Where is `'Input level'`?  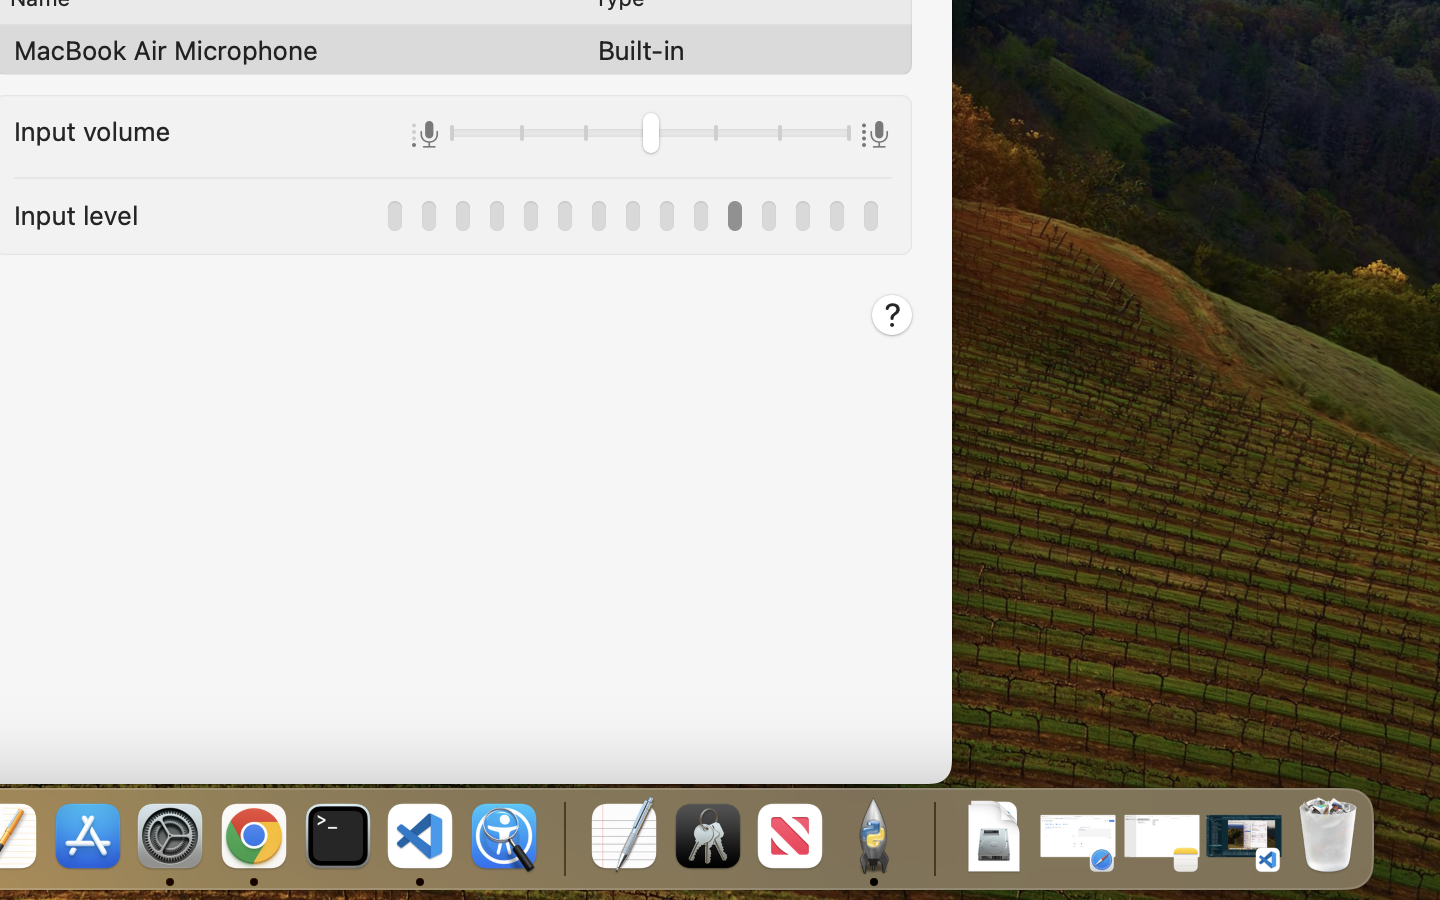
'Input level' is located at coordinates (76, 214).